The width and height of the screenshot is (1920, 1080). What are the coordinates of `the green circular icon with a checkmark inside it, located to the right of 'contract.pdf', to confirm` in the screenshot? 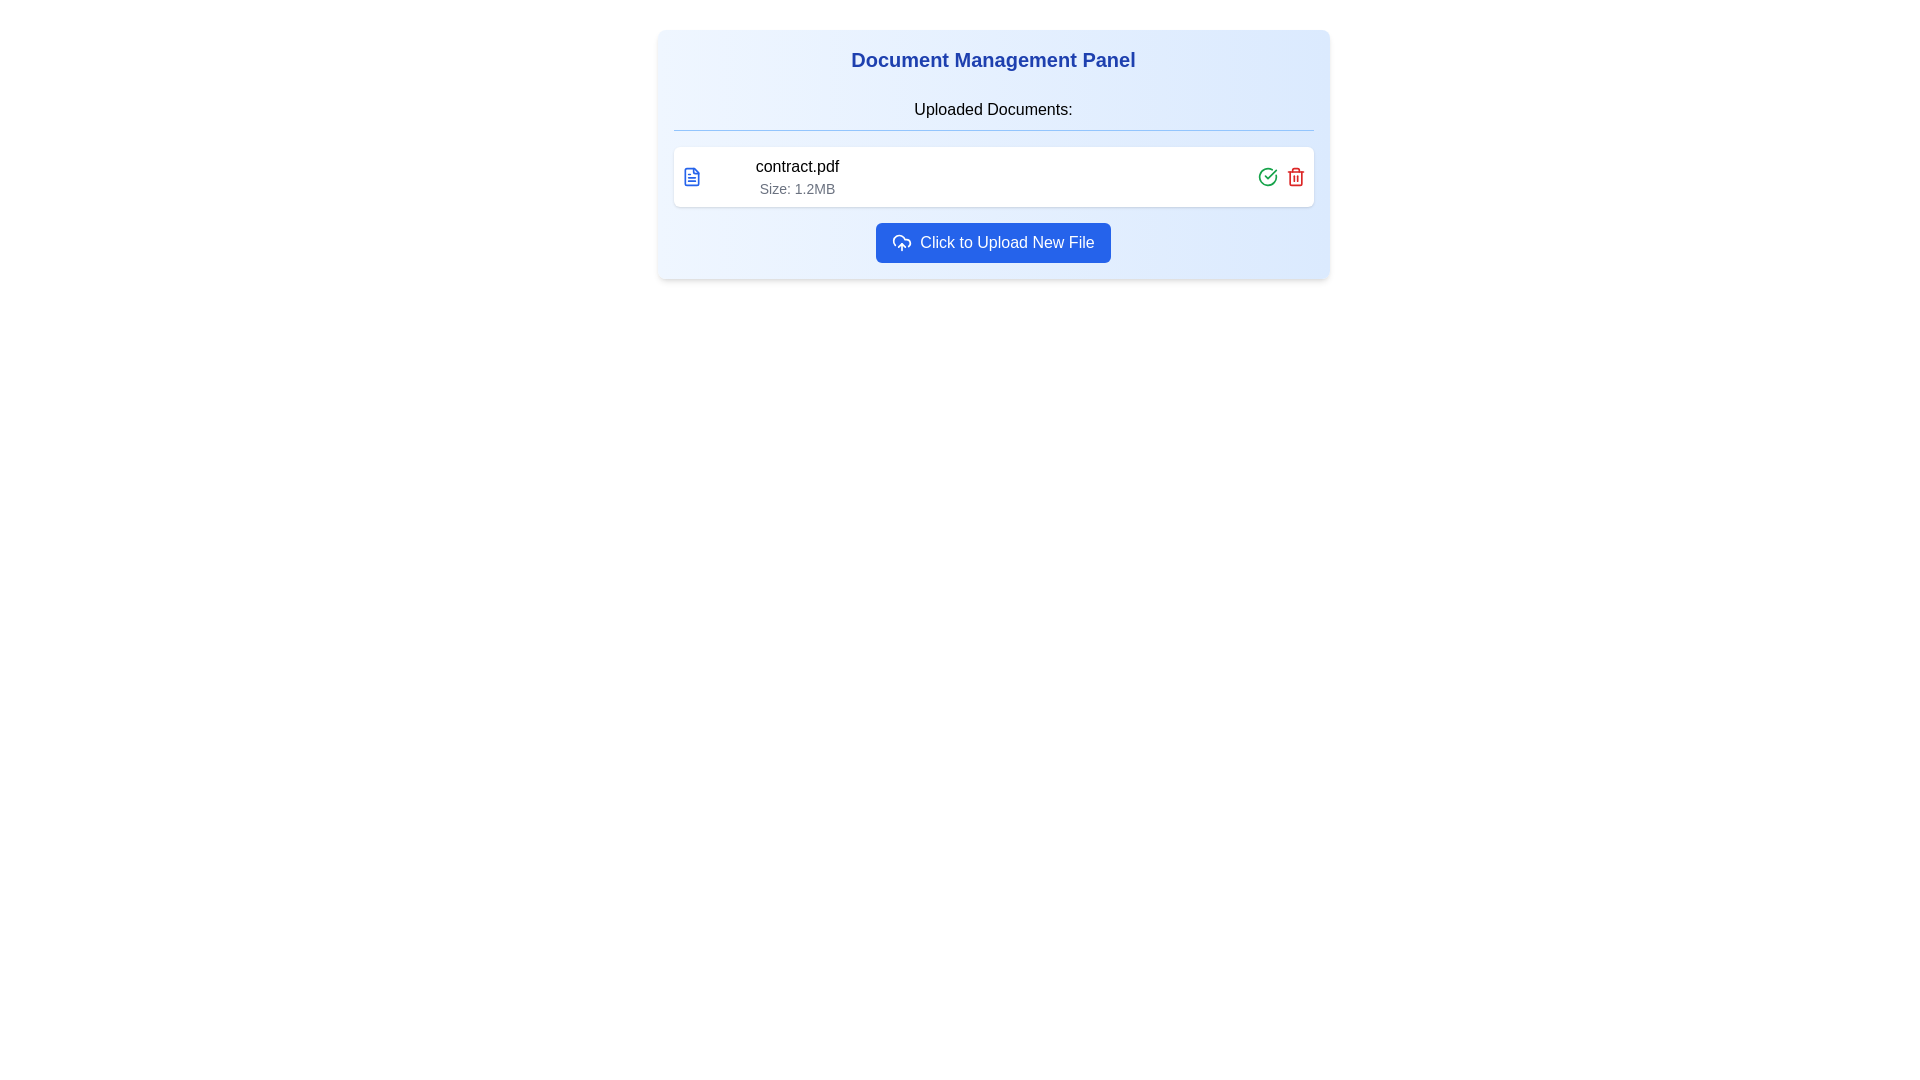 It's located at (1266, 176).